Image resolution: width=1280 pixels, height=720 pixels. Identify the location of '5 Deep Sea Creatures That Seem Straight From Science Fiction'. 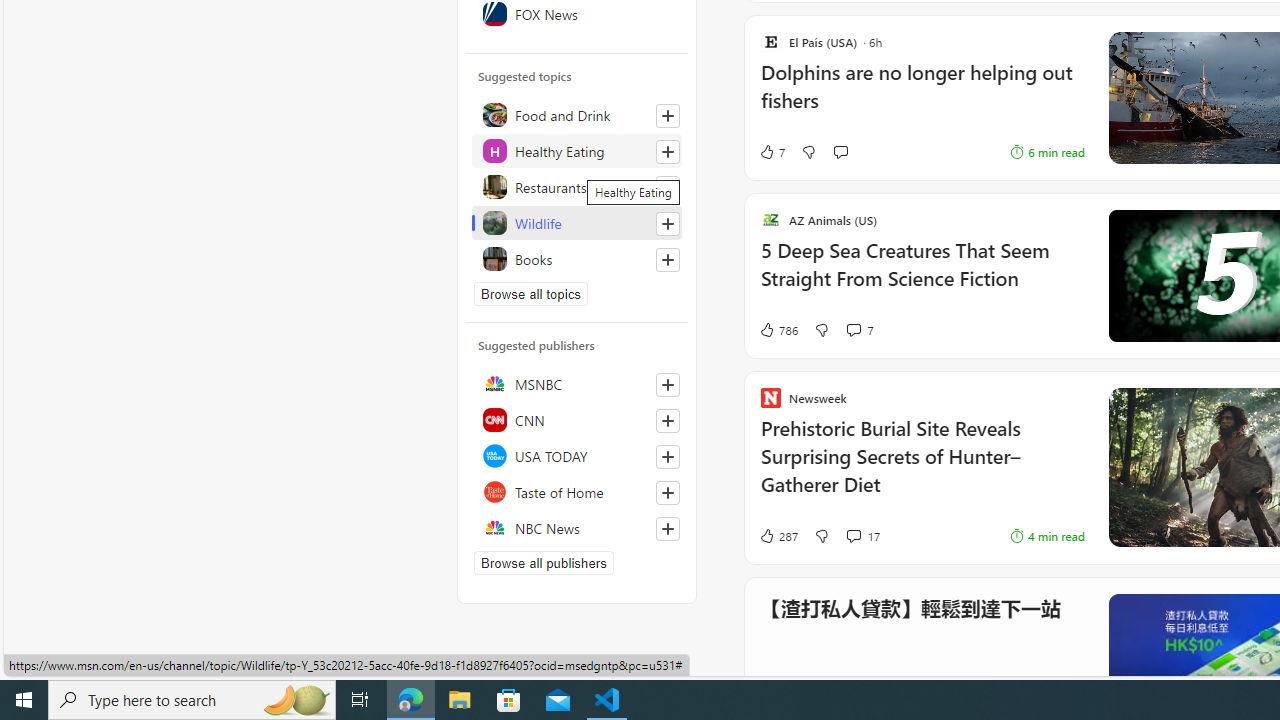
(921, 275).